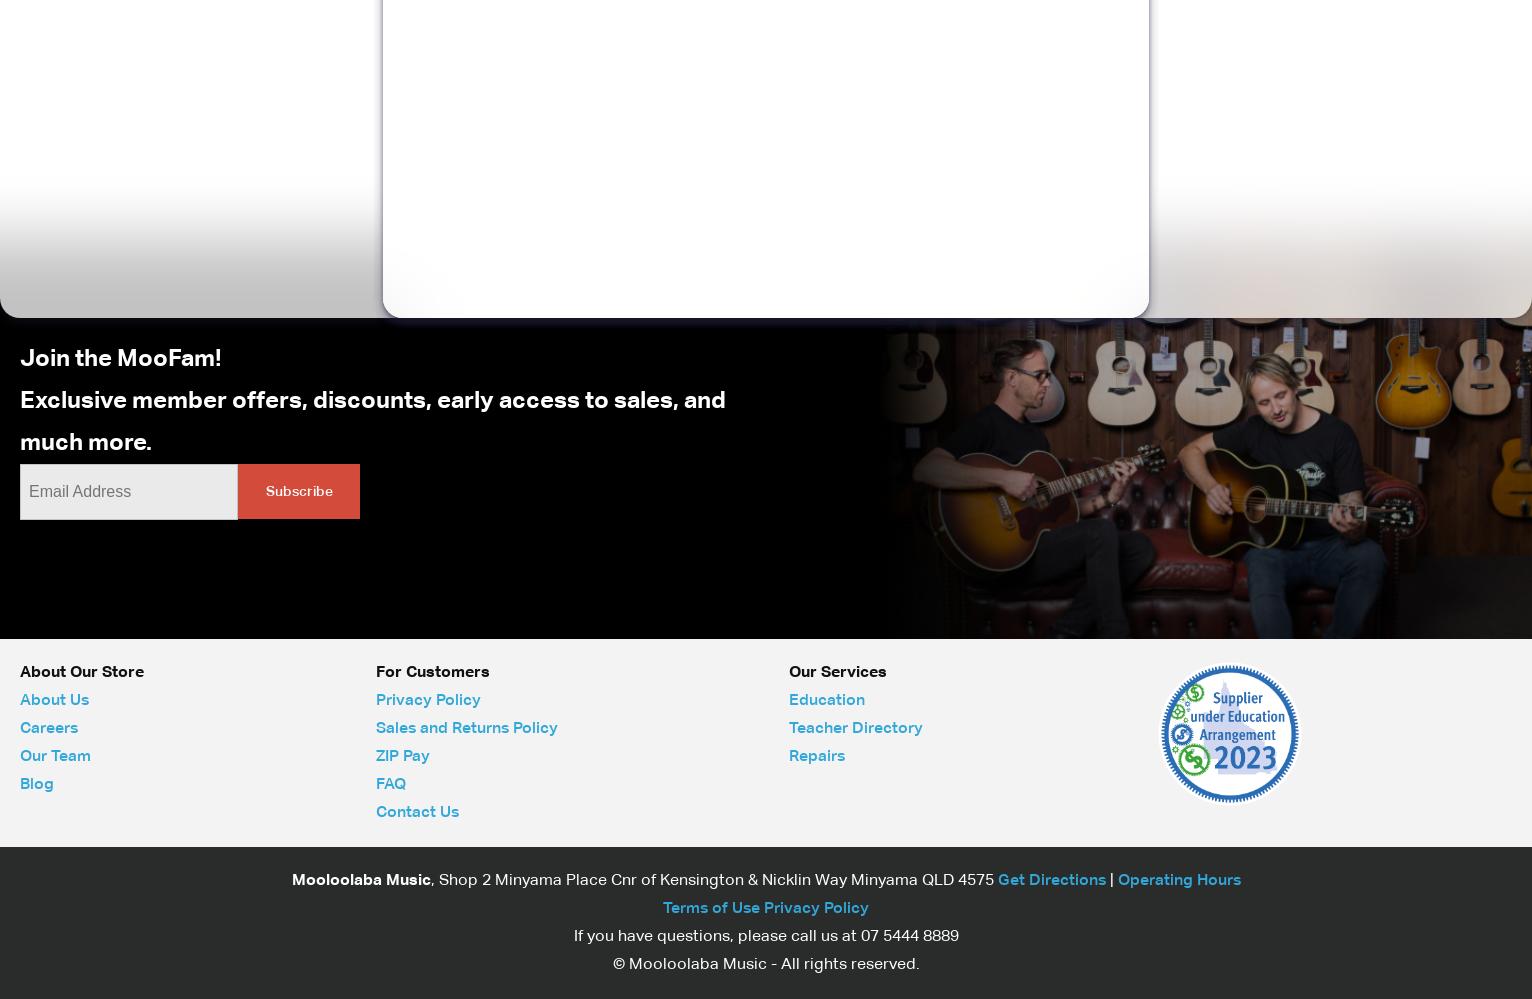  What do you see at coordinates (997, 879) in the screenshot?
I see `'Get Directions'` at bounding box center [997, 879].